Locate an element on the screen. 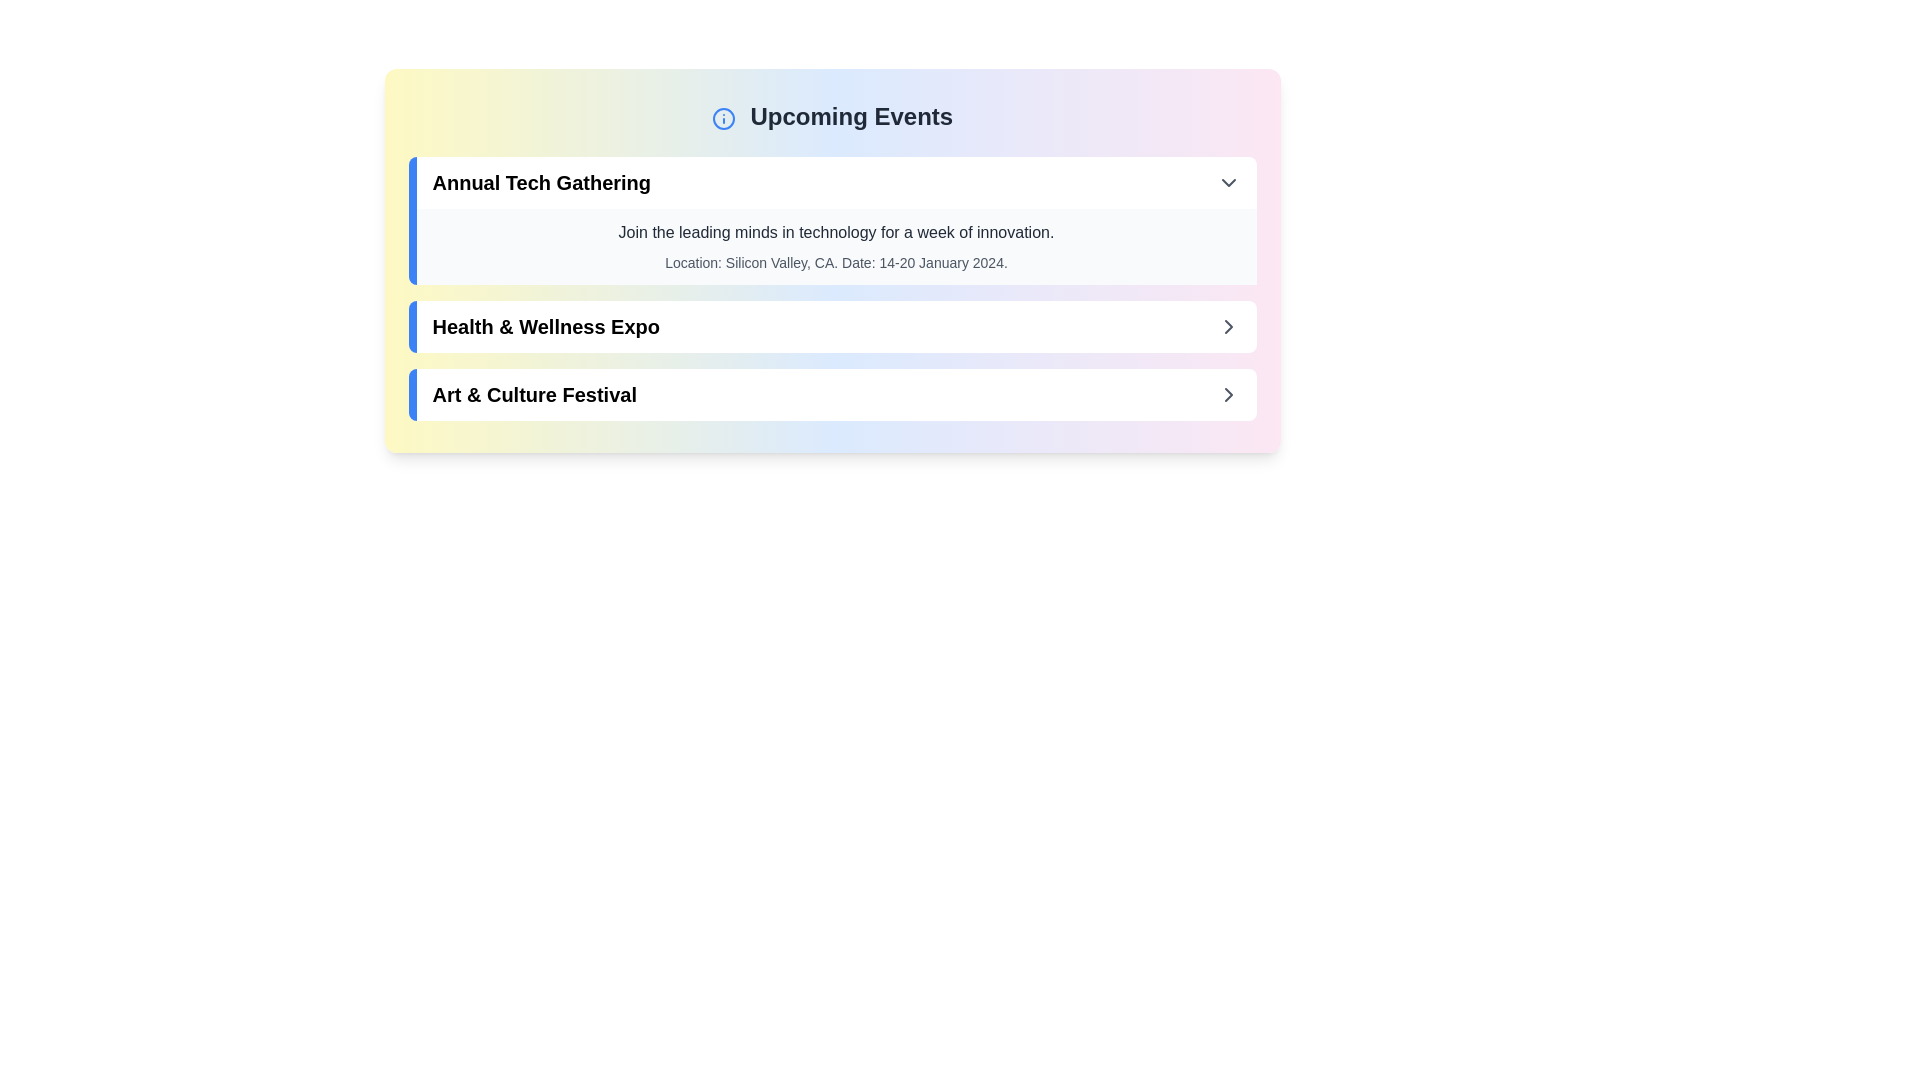  the informational icon located to the left of the 'Upcoming Events' title in the header section of the card layout is located at coordinates (722, 118).